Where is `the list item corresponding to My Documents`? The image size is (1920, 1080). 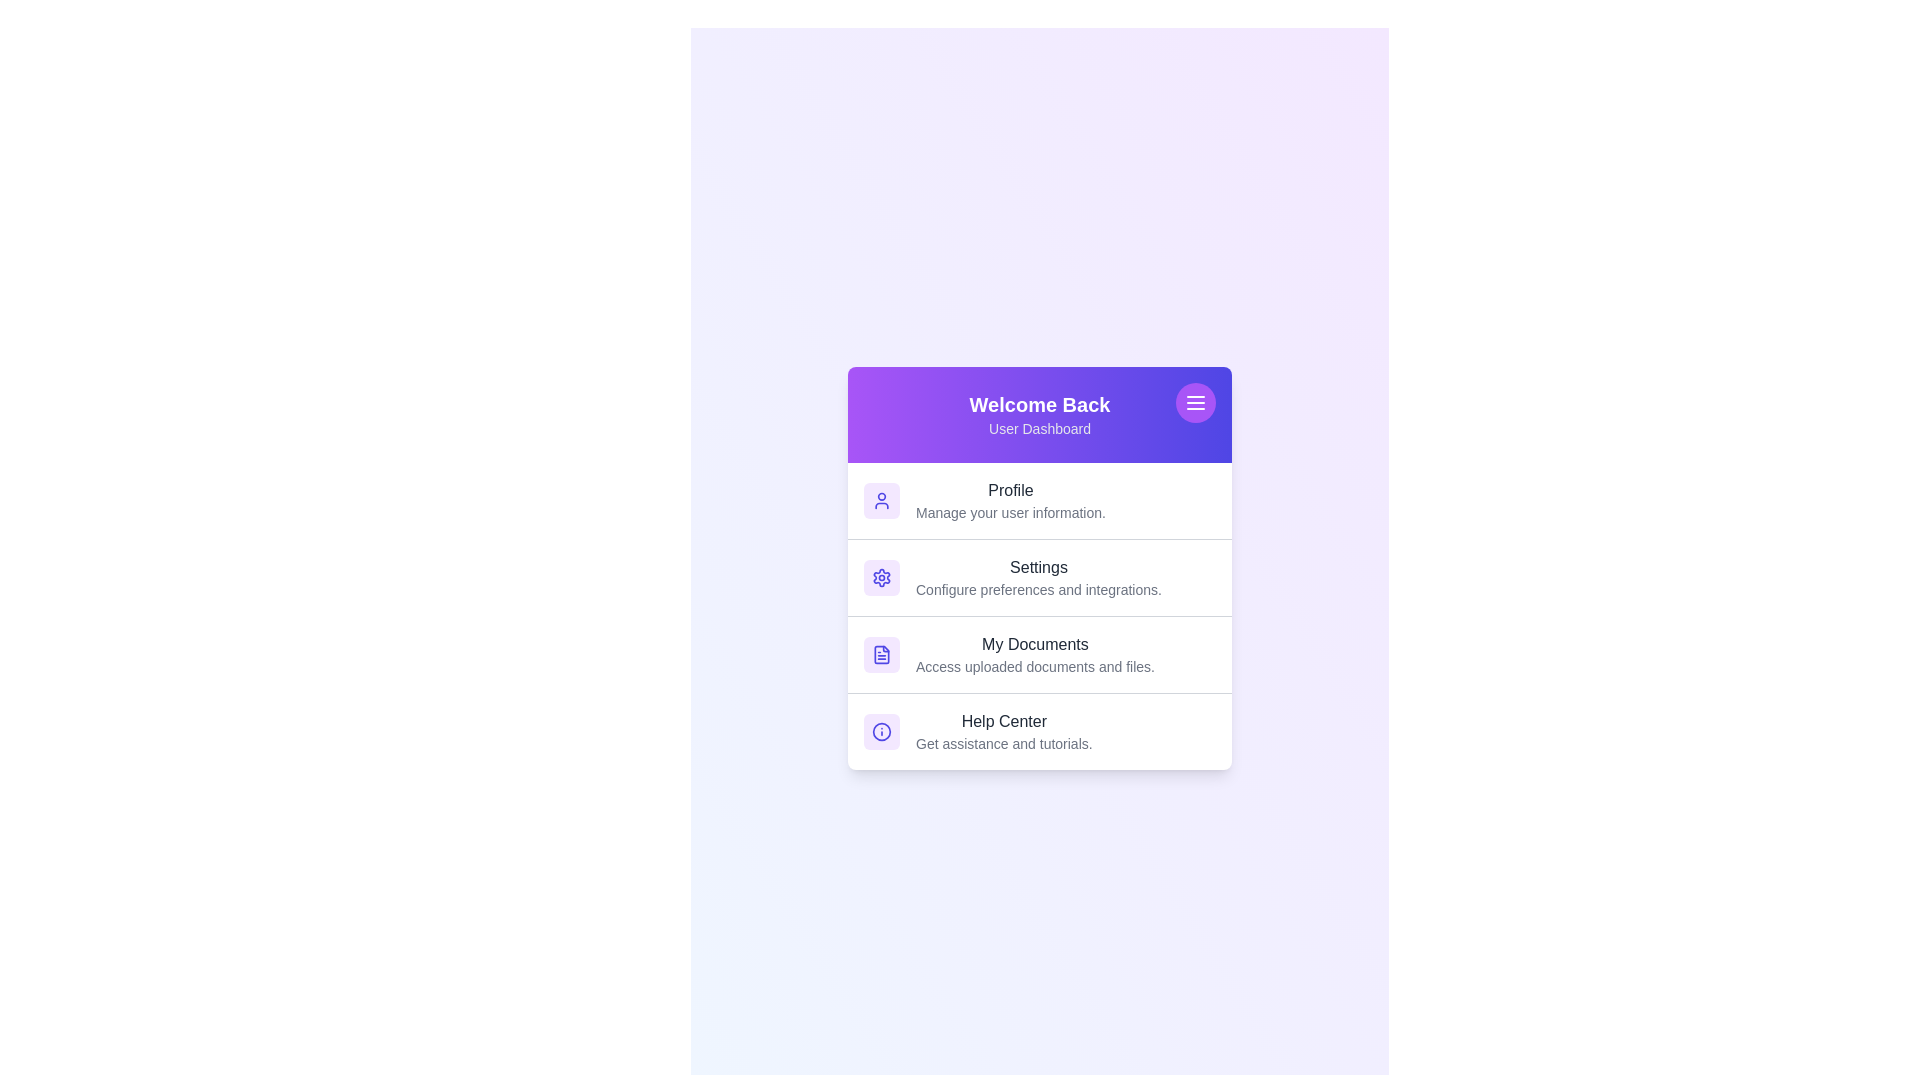
the list item corresponding to My Documents is located at coordinates (1040, 654).